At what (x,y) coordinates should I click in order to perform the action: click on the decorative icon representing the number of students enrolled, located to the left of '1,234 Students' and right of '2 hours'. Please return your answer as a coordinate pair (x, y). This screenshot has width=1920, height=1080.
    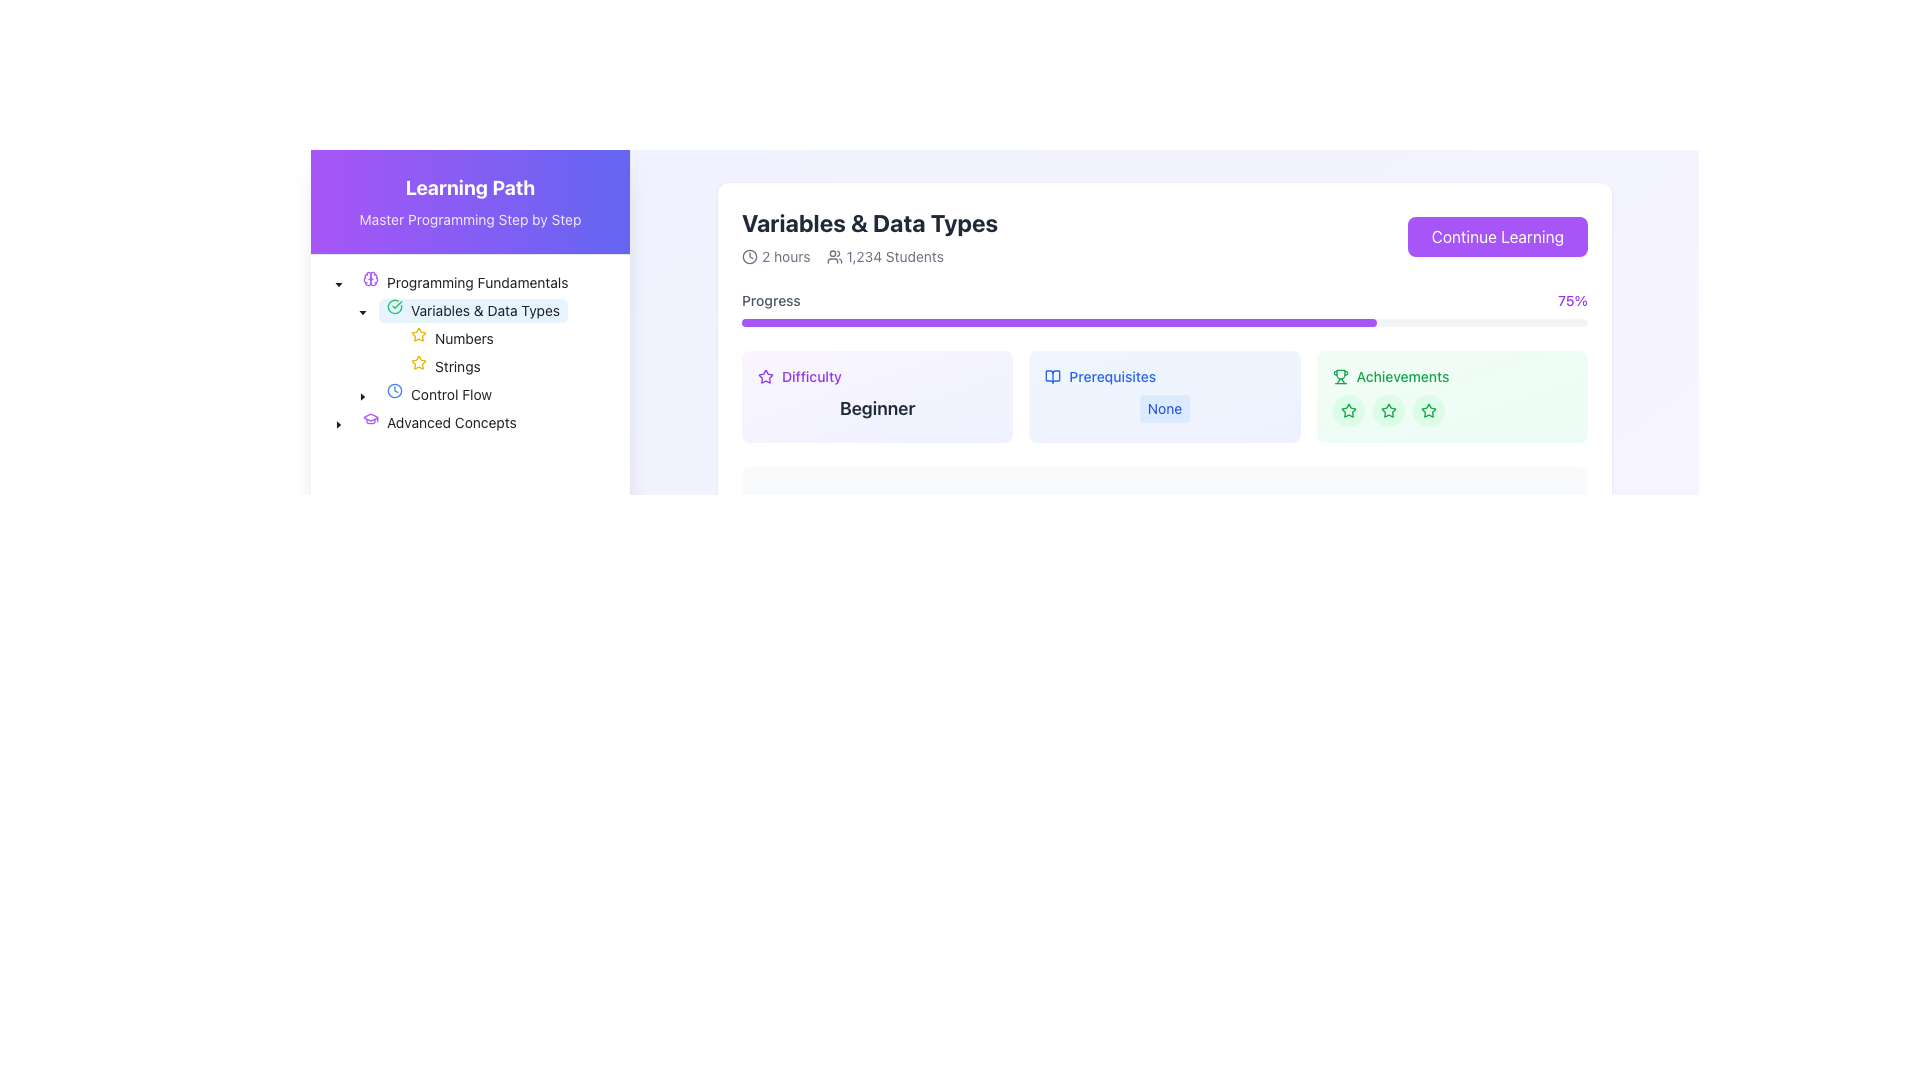
    Looking at the image, I should click on (834, 256).